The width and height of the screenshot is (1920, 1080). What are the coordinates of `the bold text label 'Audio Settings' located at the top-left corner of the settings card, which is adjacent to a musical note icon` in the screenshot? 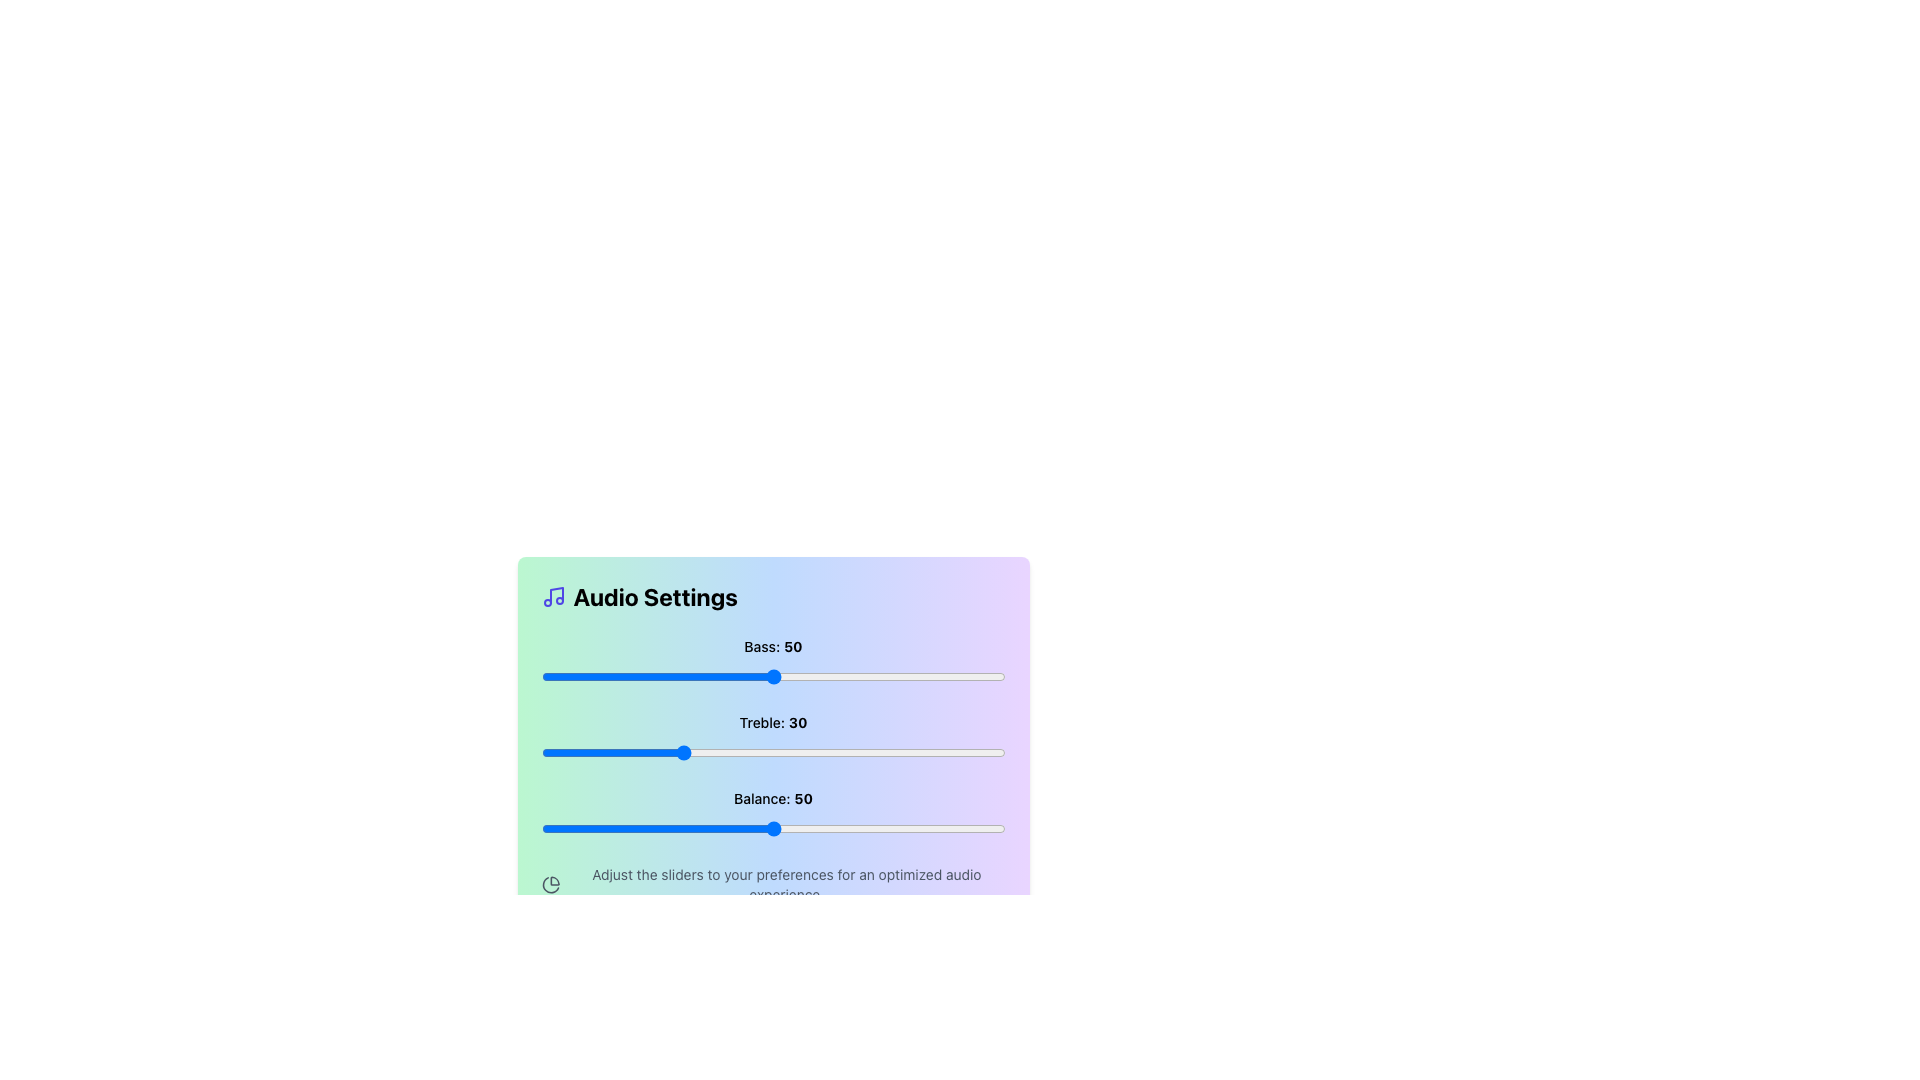 It's located at (655, 596).